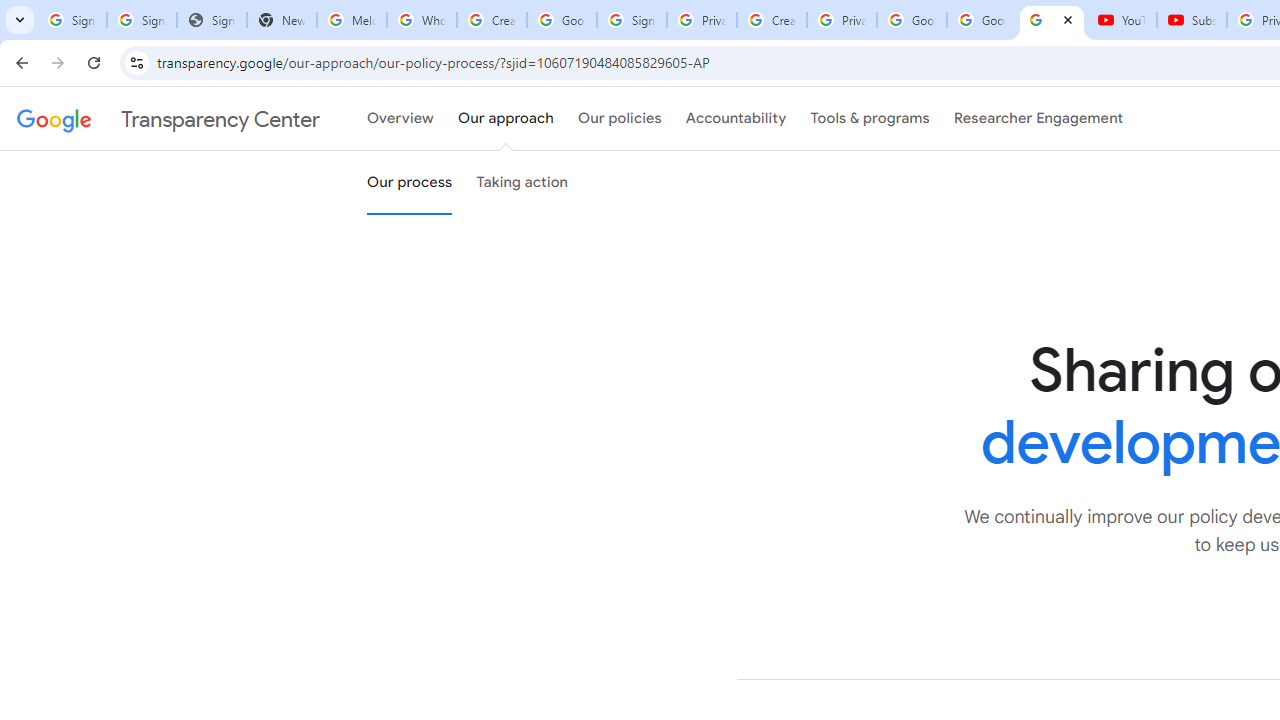 This screenshot has width=1280, height=720. What do you see at coordinates (630, 20) in the screenshot?
I see `'Sign in - Google Accounts'` at bounding box center [630, 20].